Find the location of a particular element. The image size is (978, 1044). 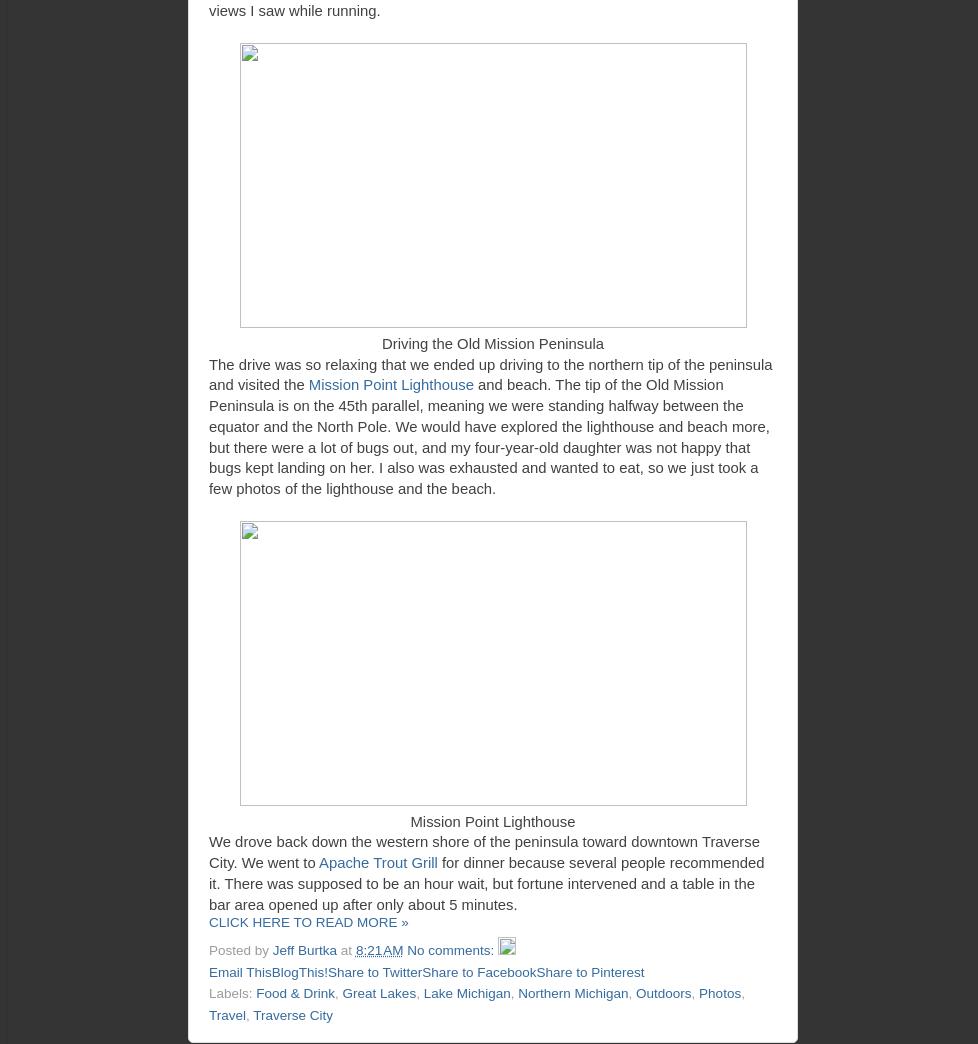

'No comments:' is located at coordinates (451, 949).